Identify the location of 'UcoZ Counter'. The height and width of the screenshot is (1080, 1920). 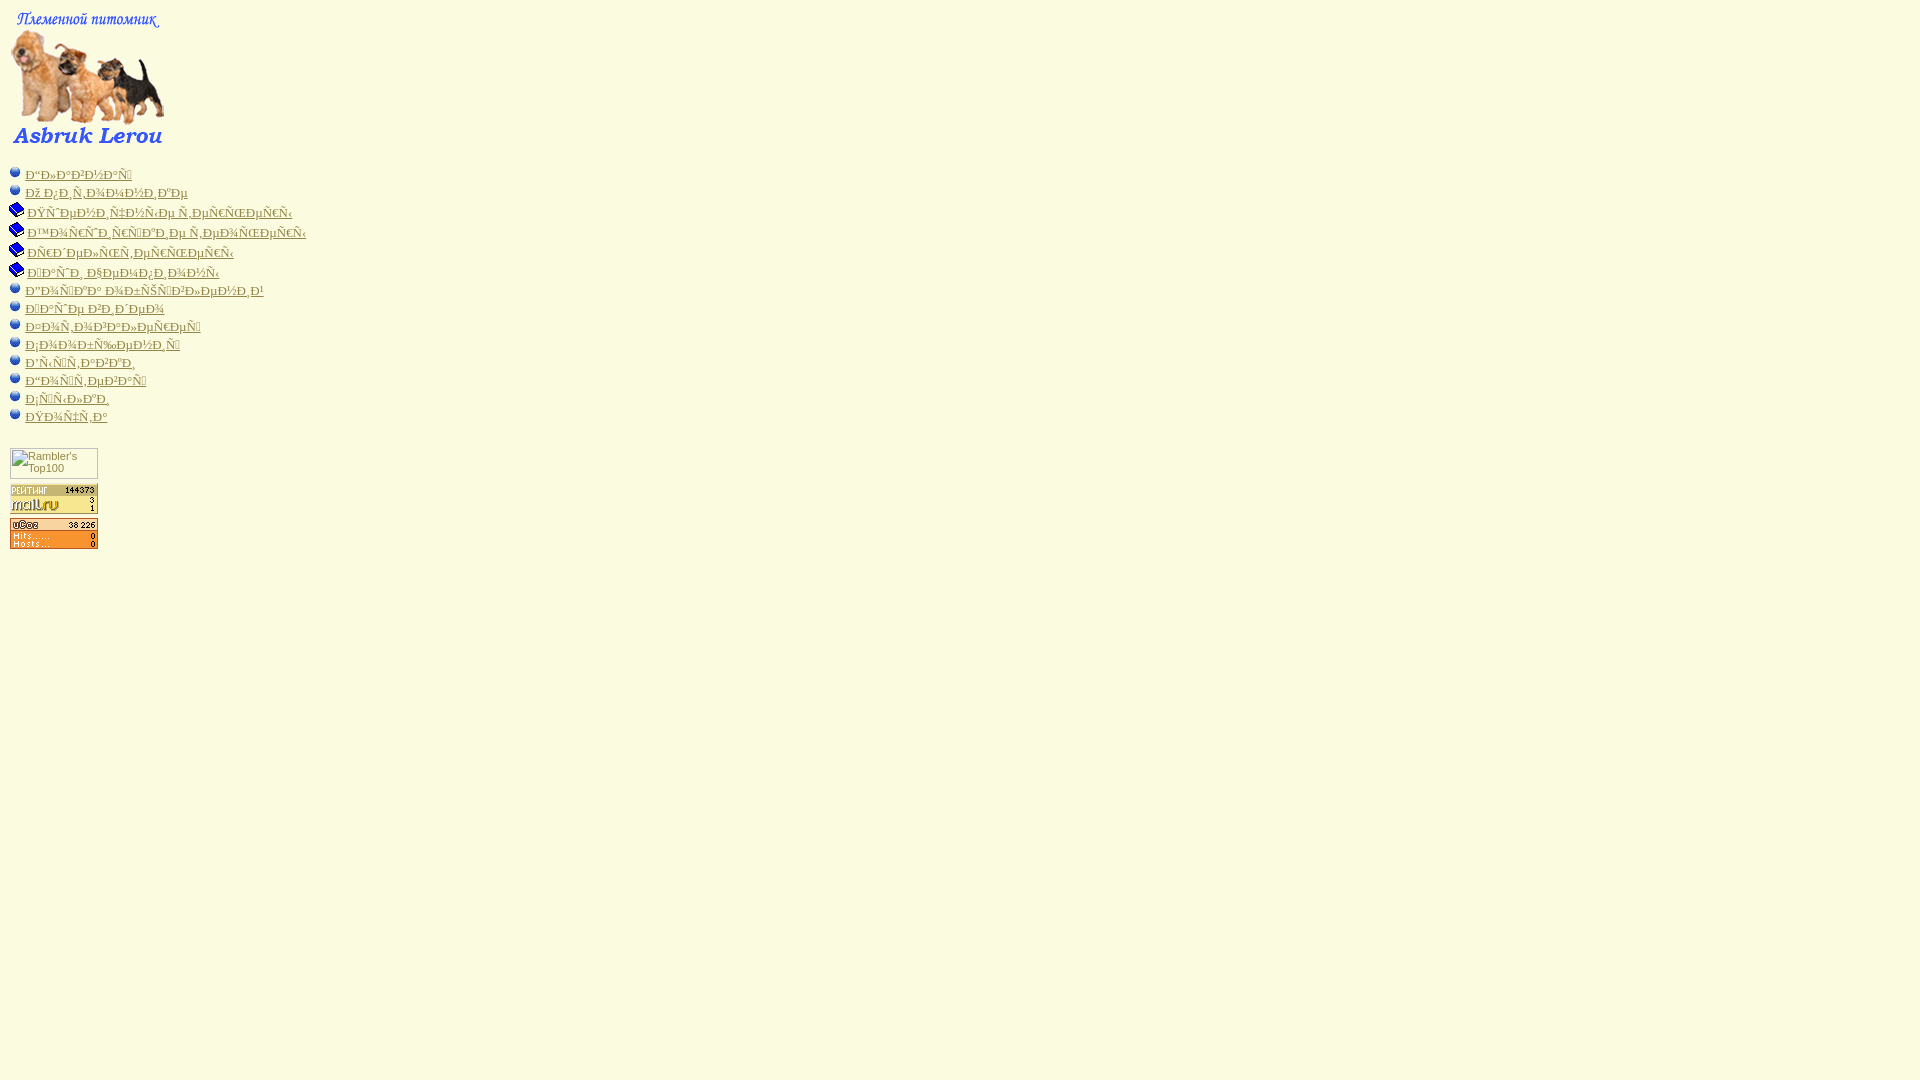
(53, 544).